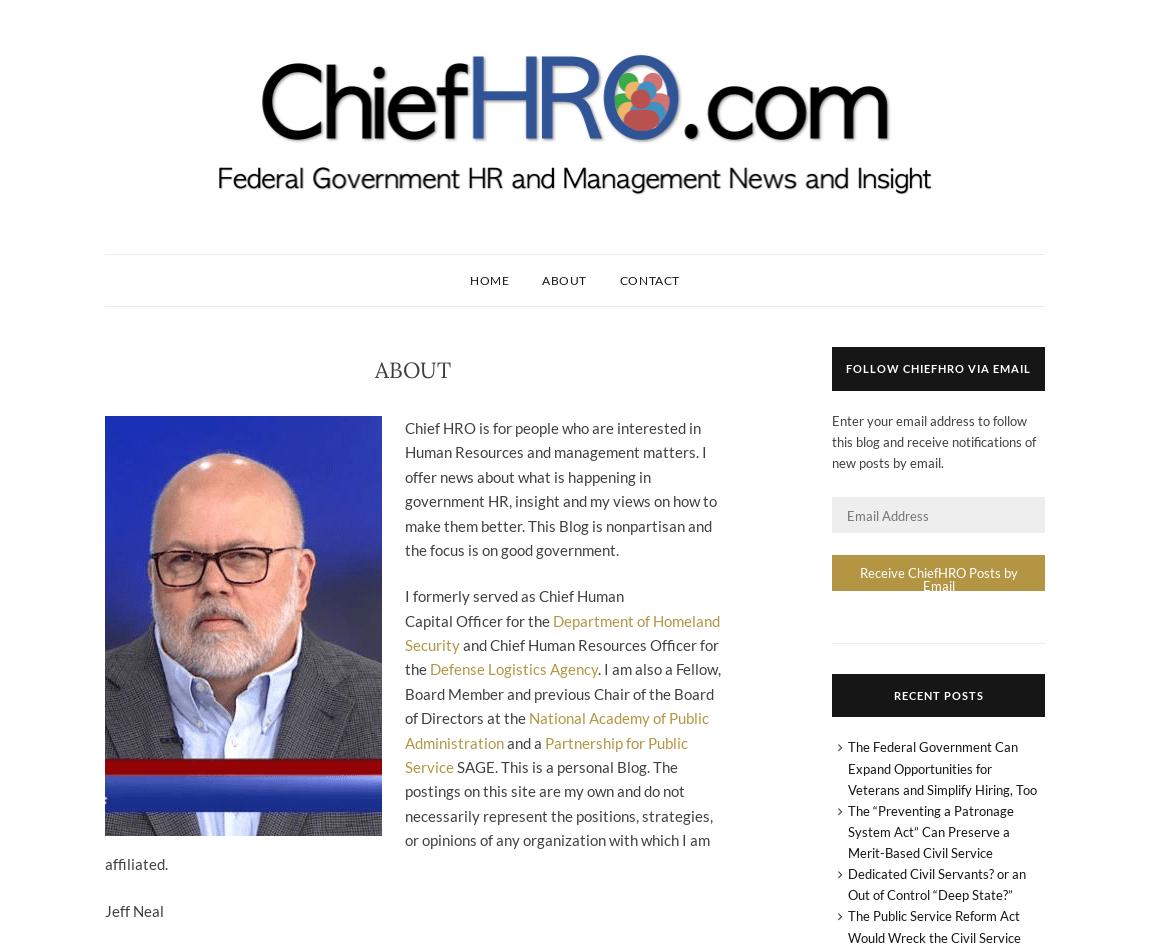  Describe the element at coordinates (103, 209) in the screenshot. I see `'Federal Government HR and Management News and Insight'` at that location.